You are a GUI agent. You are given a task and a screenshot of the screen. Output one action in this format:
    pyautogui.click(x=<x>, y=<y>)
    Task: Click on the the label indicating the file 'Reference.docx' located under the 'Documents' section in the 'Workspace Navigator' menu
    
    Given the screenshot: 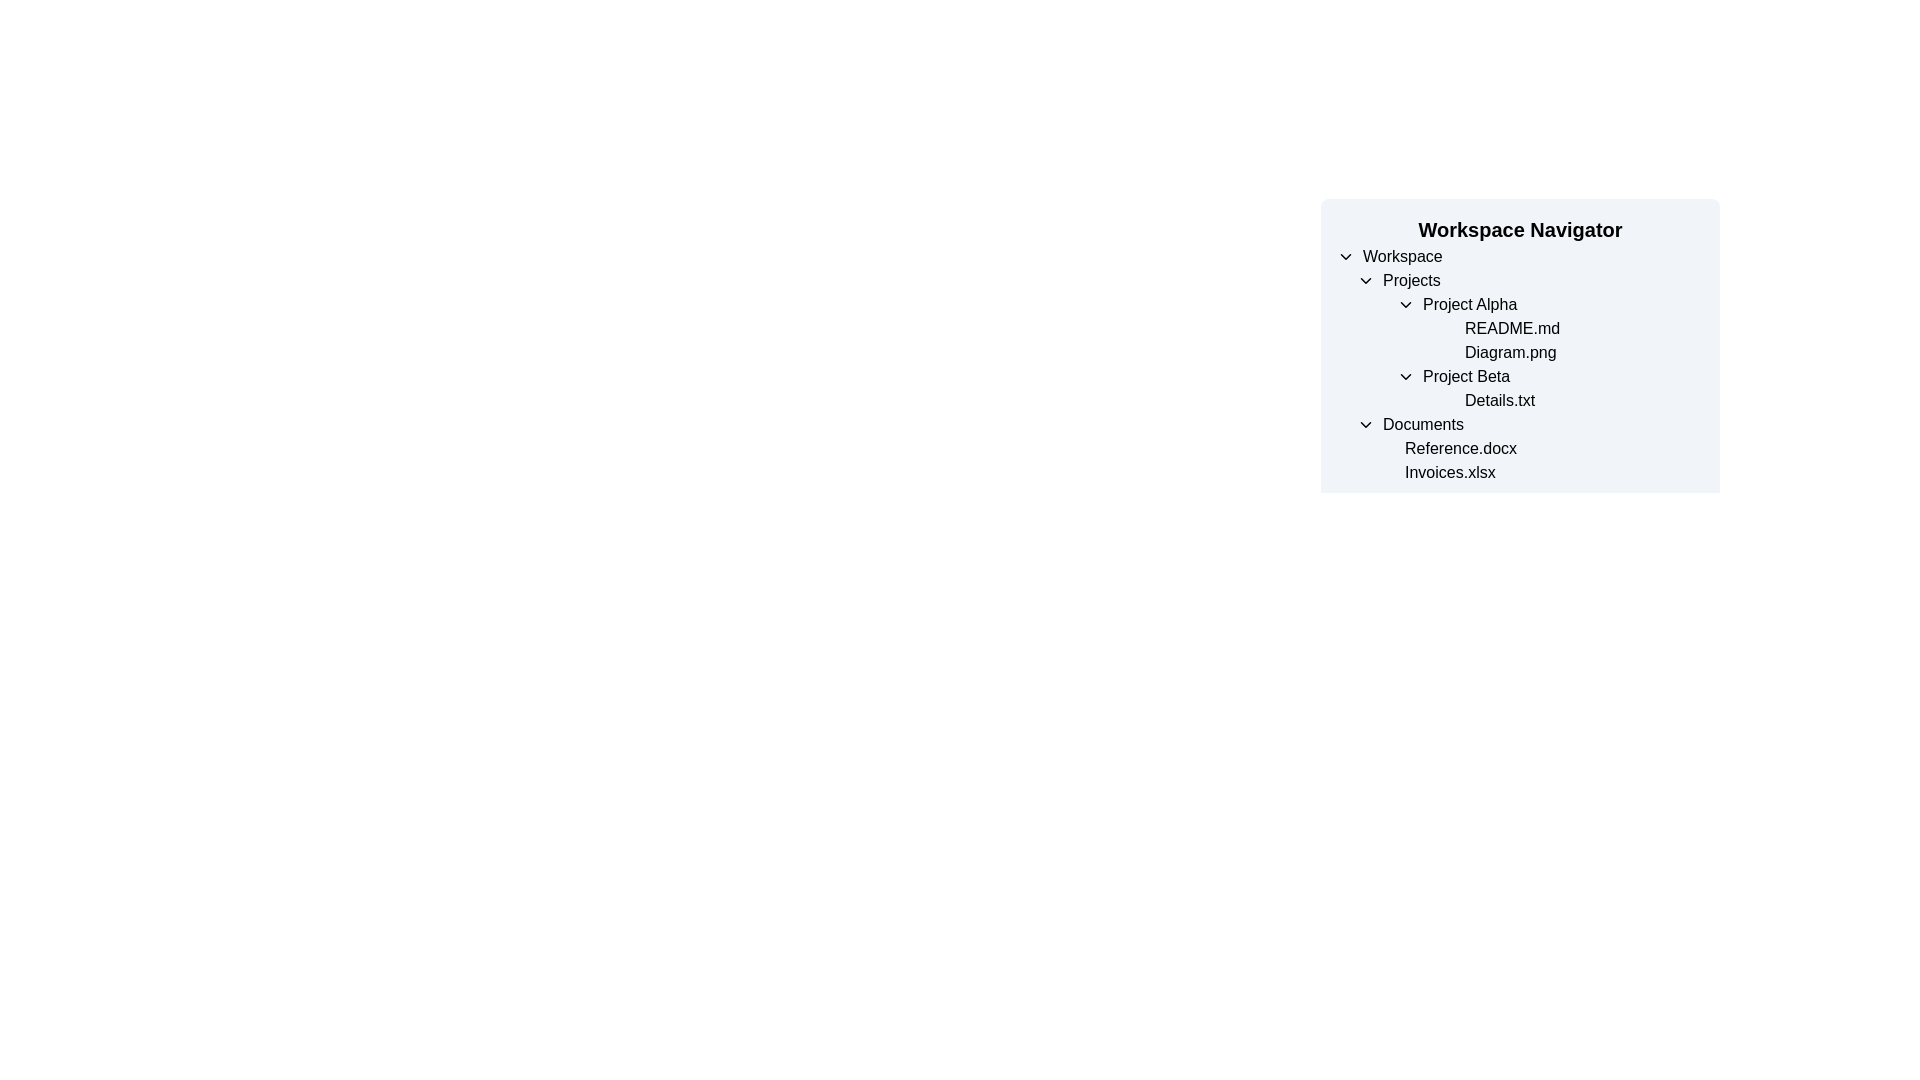 What is the action you would take?
    pyautogui.click(x=1461, y=447)
    